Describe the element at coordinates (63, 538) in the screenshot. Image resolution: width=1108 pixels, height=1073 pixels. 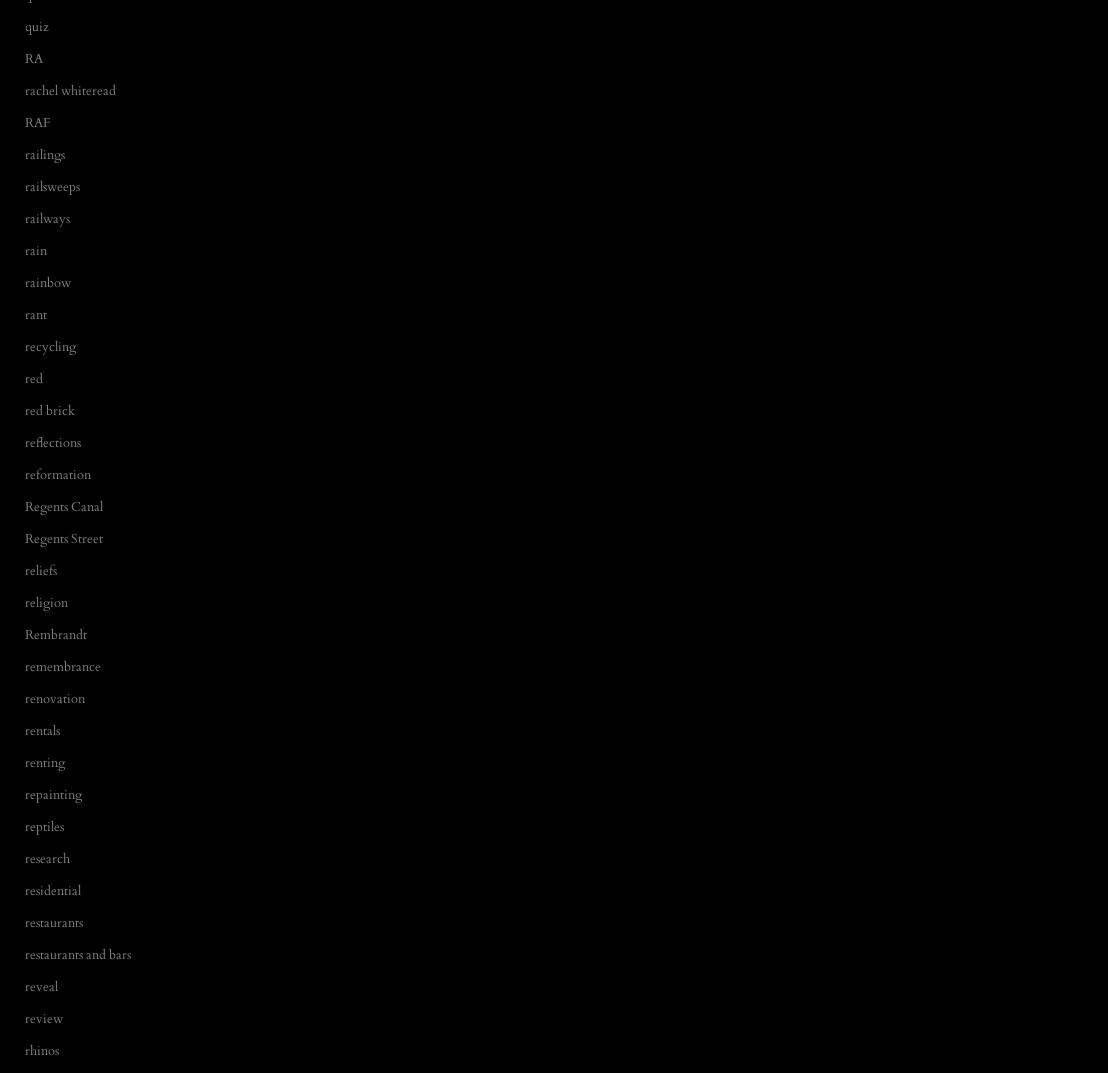
I see `'Regents Street'` at that location.